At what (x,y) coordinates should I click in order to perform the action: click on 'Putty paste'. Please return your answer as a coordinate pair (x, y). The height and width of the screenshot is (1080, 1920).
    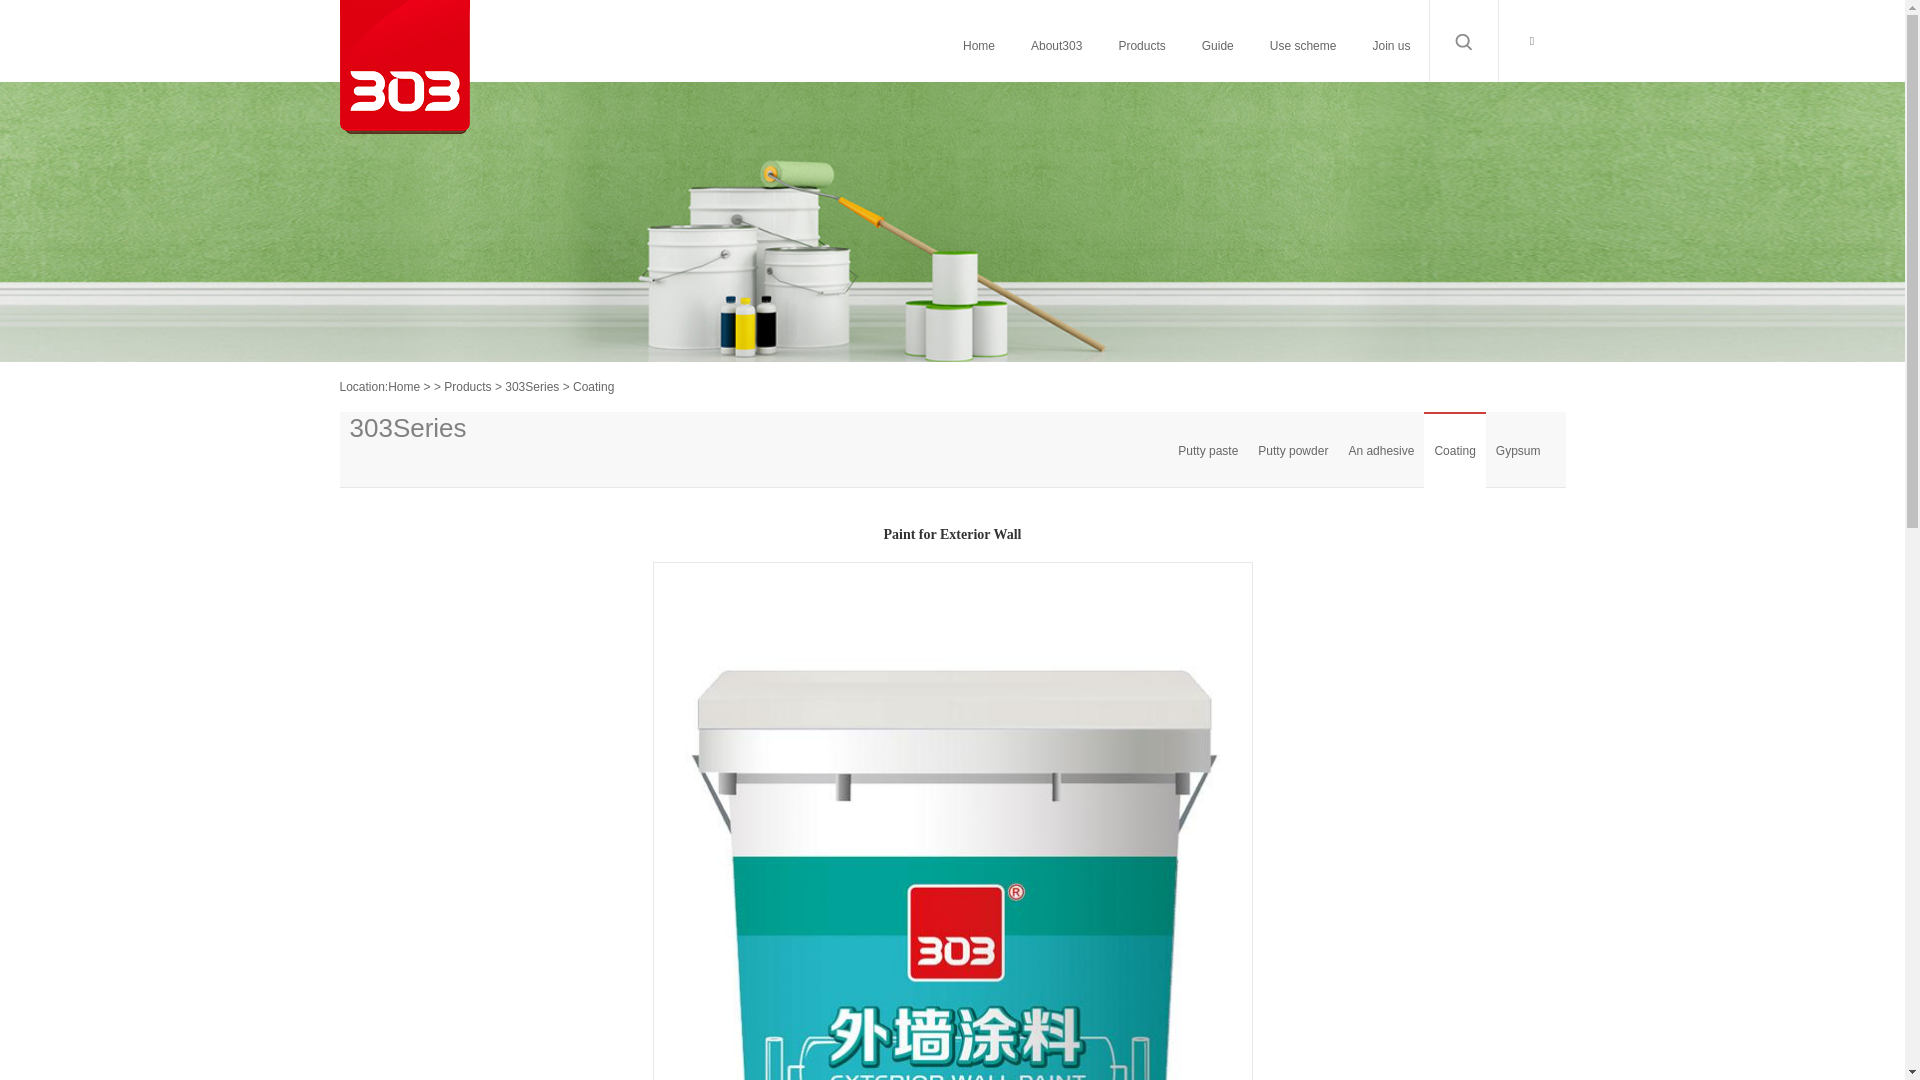
    Looking at the image, I should click on (1207, 450).